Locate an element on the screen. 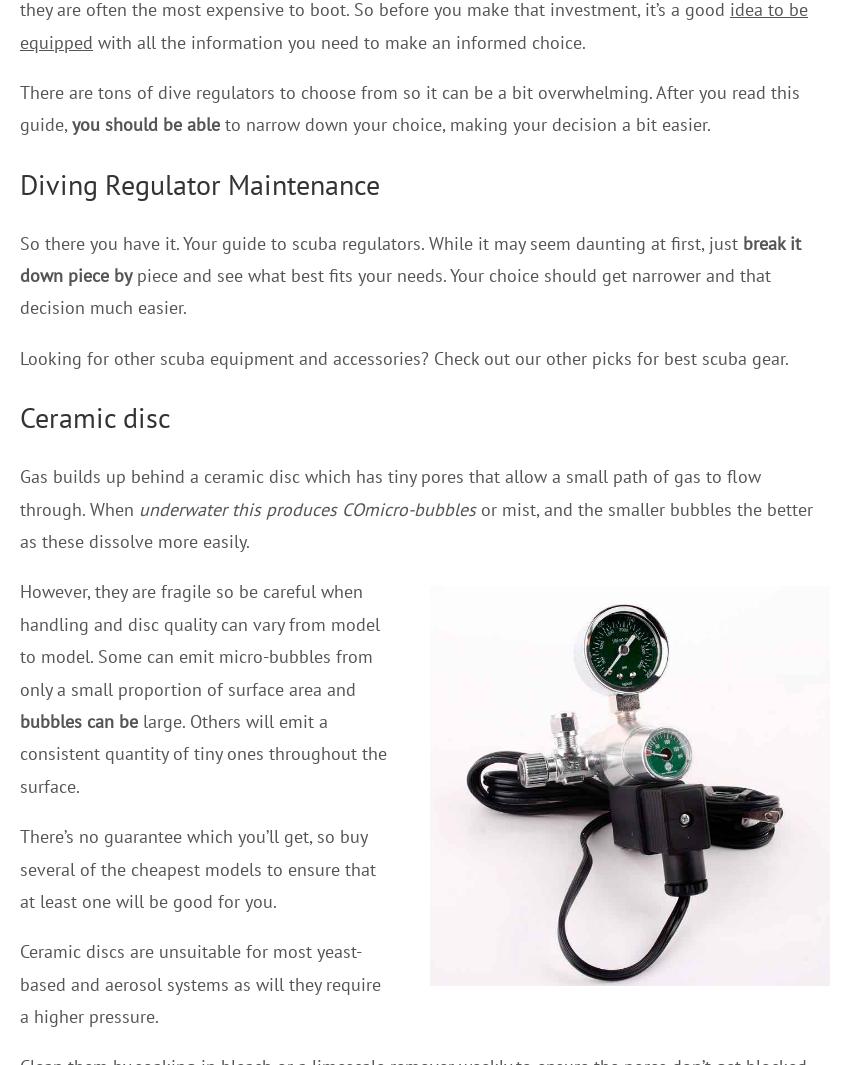 The width and height of the screenshot is (850, 1065). 'However, they are fragile so be careful when handling and disc quality can vary from model to model. Some can emit micro-bubbles from only a small proportion of surface area and' is located at coordinates (199, 639).